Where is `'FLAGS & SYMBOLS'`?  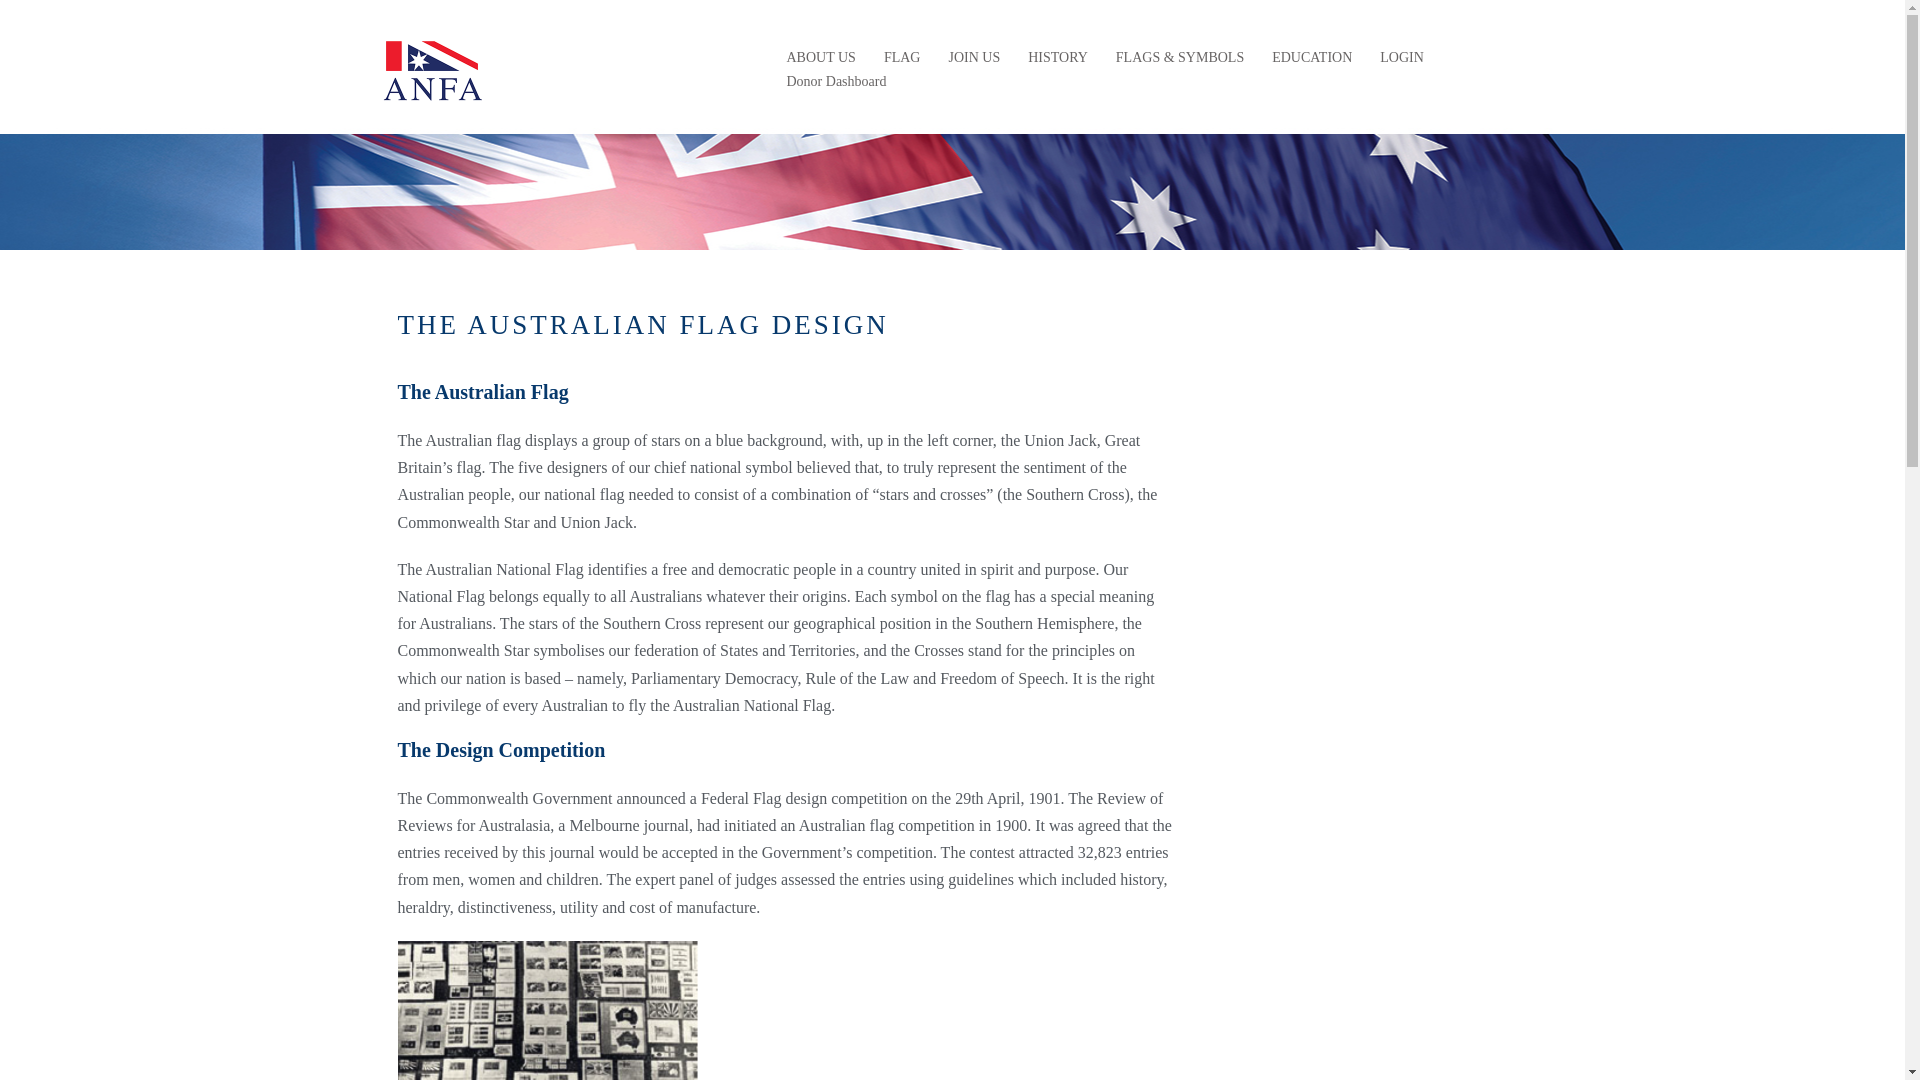
'FLAGS & SYMBOLS' is located at coordinates (1180, 56).